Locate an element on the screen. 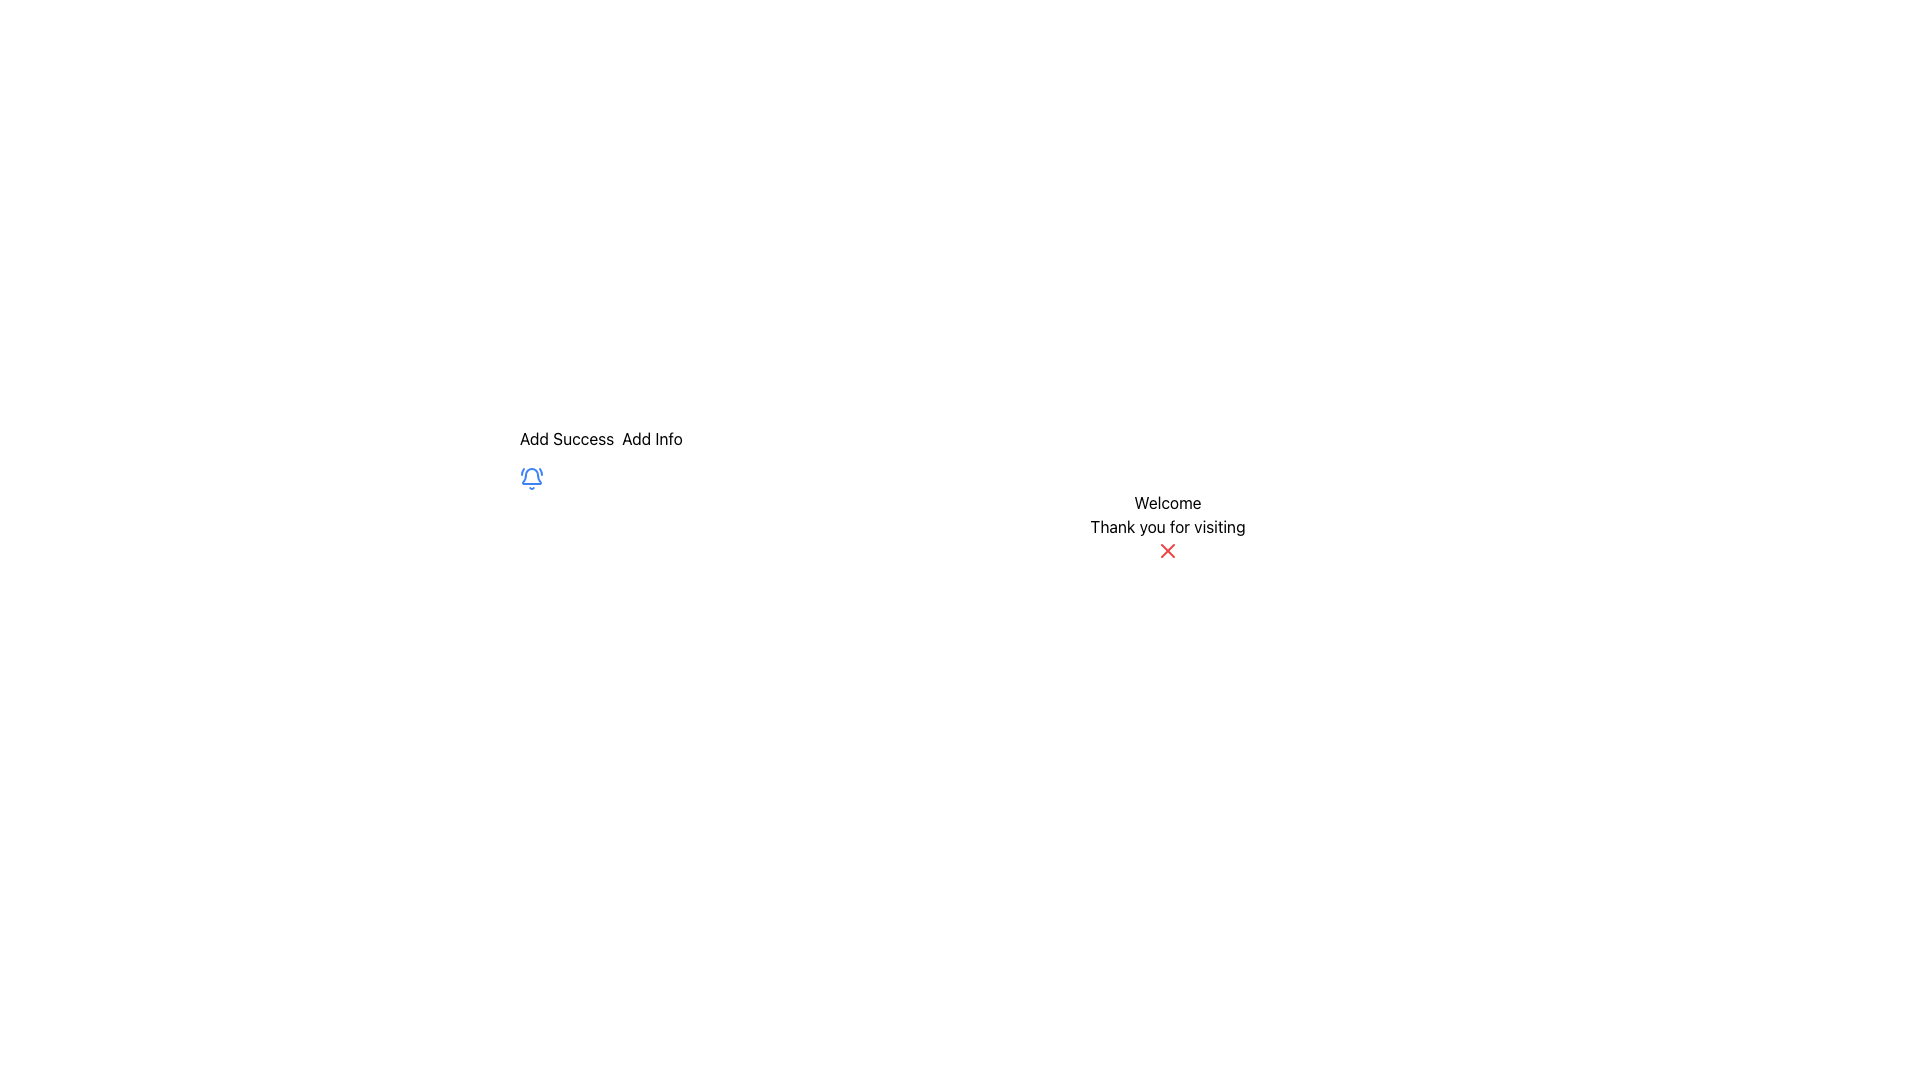 This screenshot has width=1920, height=1080. the small, red-colored cross or 'X' icon located at the bottom of the text 'Thank you for visiting' is located at coordinates (1167, 551).